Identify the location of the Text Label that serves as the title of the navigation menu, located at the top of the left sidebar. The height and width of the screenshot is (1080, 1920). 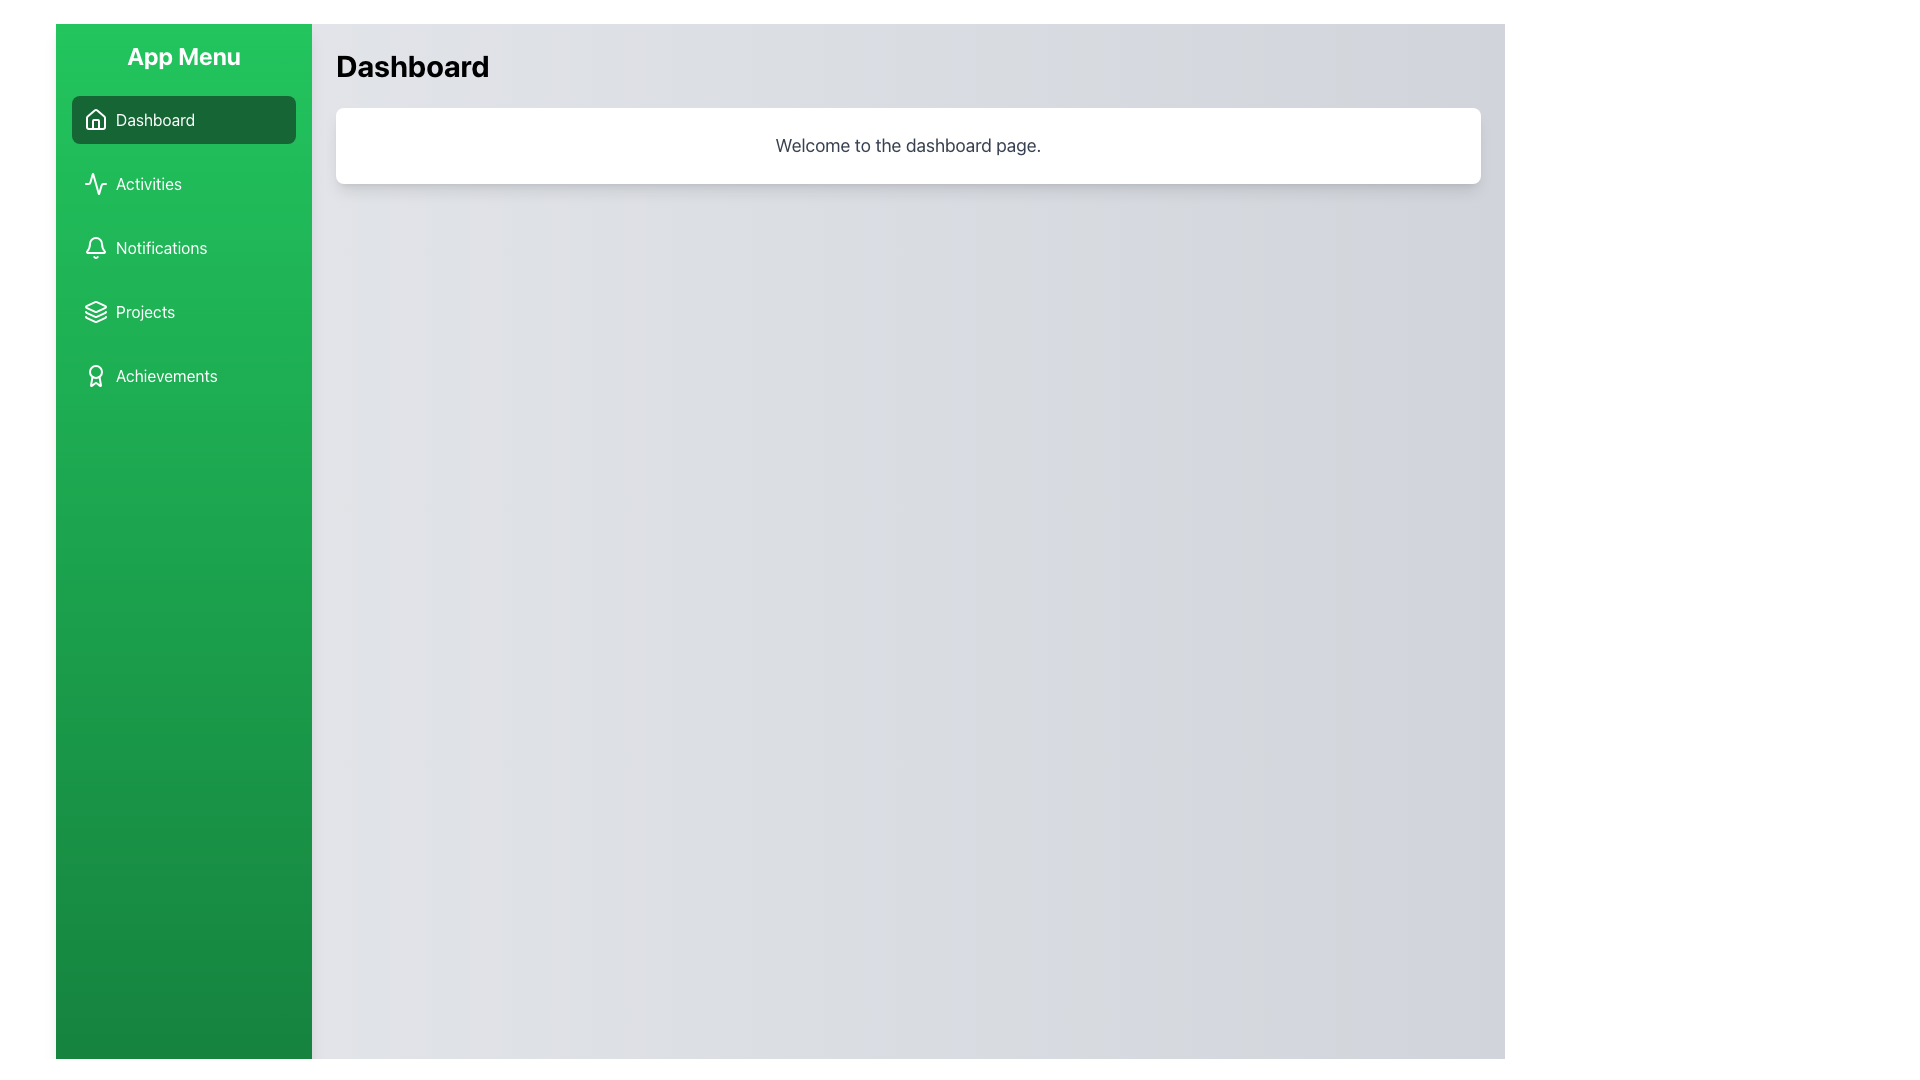
(183, 55).